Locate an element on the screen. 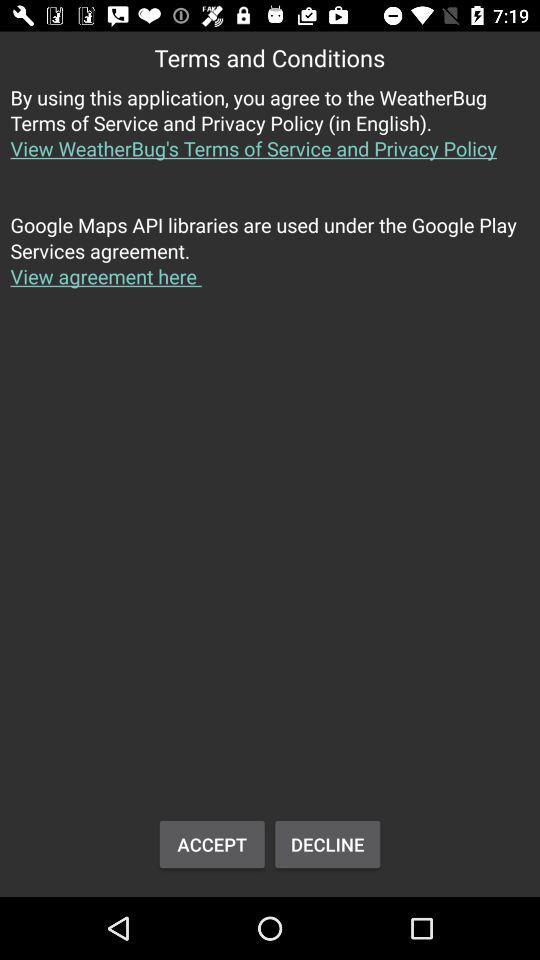  button next to the accept icon is located at coordinates (327, 843).